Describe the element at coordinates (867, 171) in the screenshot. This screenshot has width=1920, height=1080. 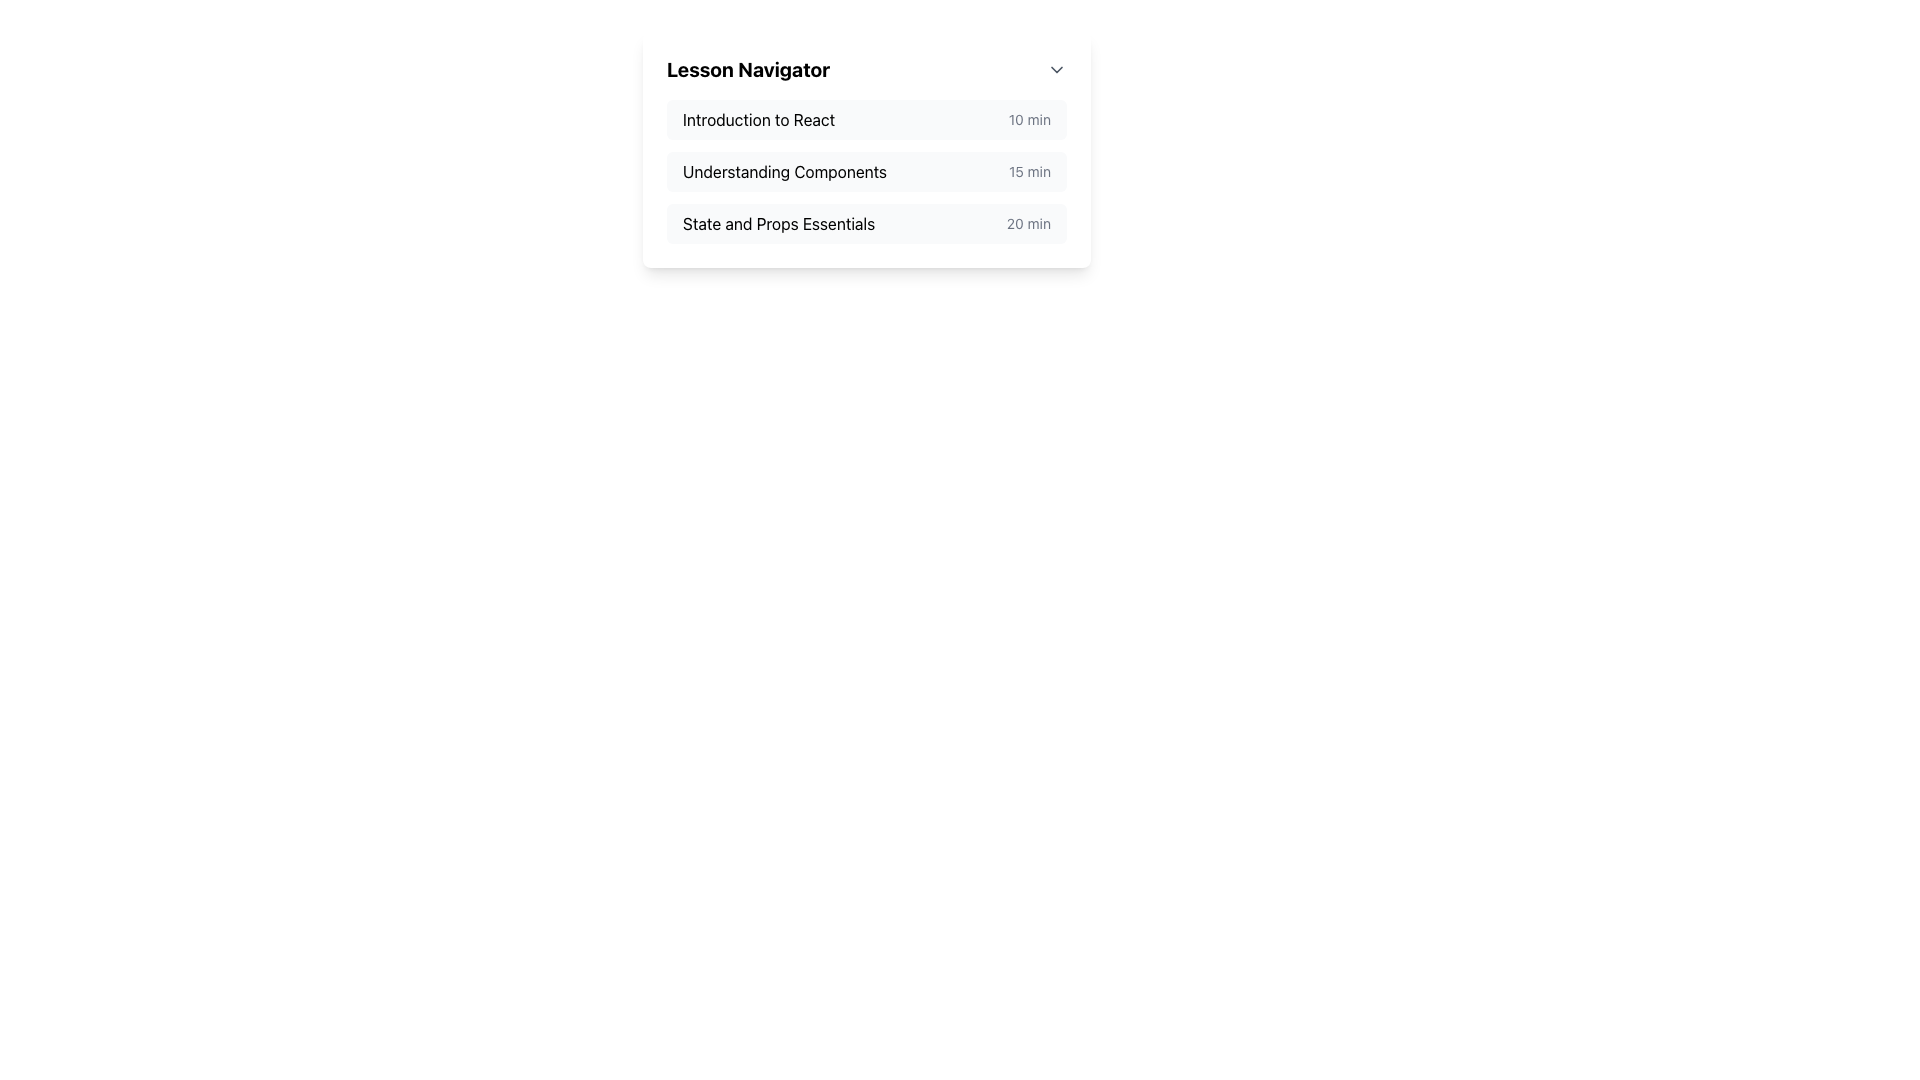
I see `text content of the navigational list titled 'Lesson Navigator', which includes 'Introduction to React', 'Understanding Components', and 'State and Props Essentials'` at that location.